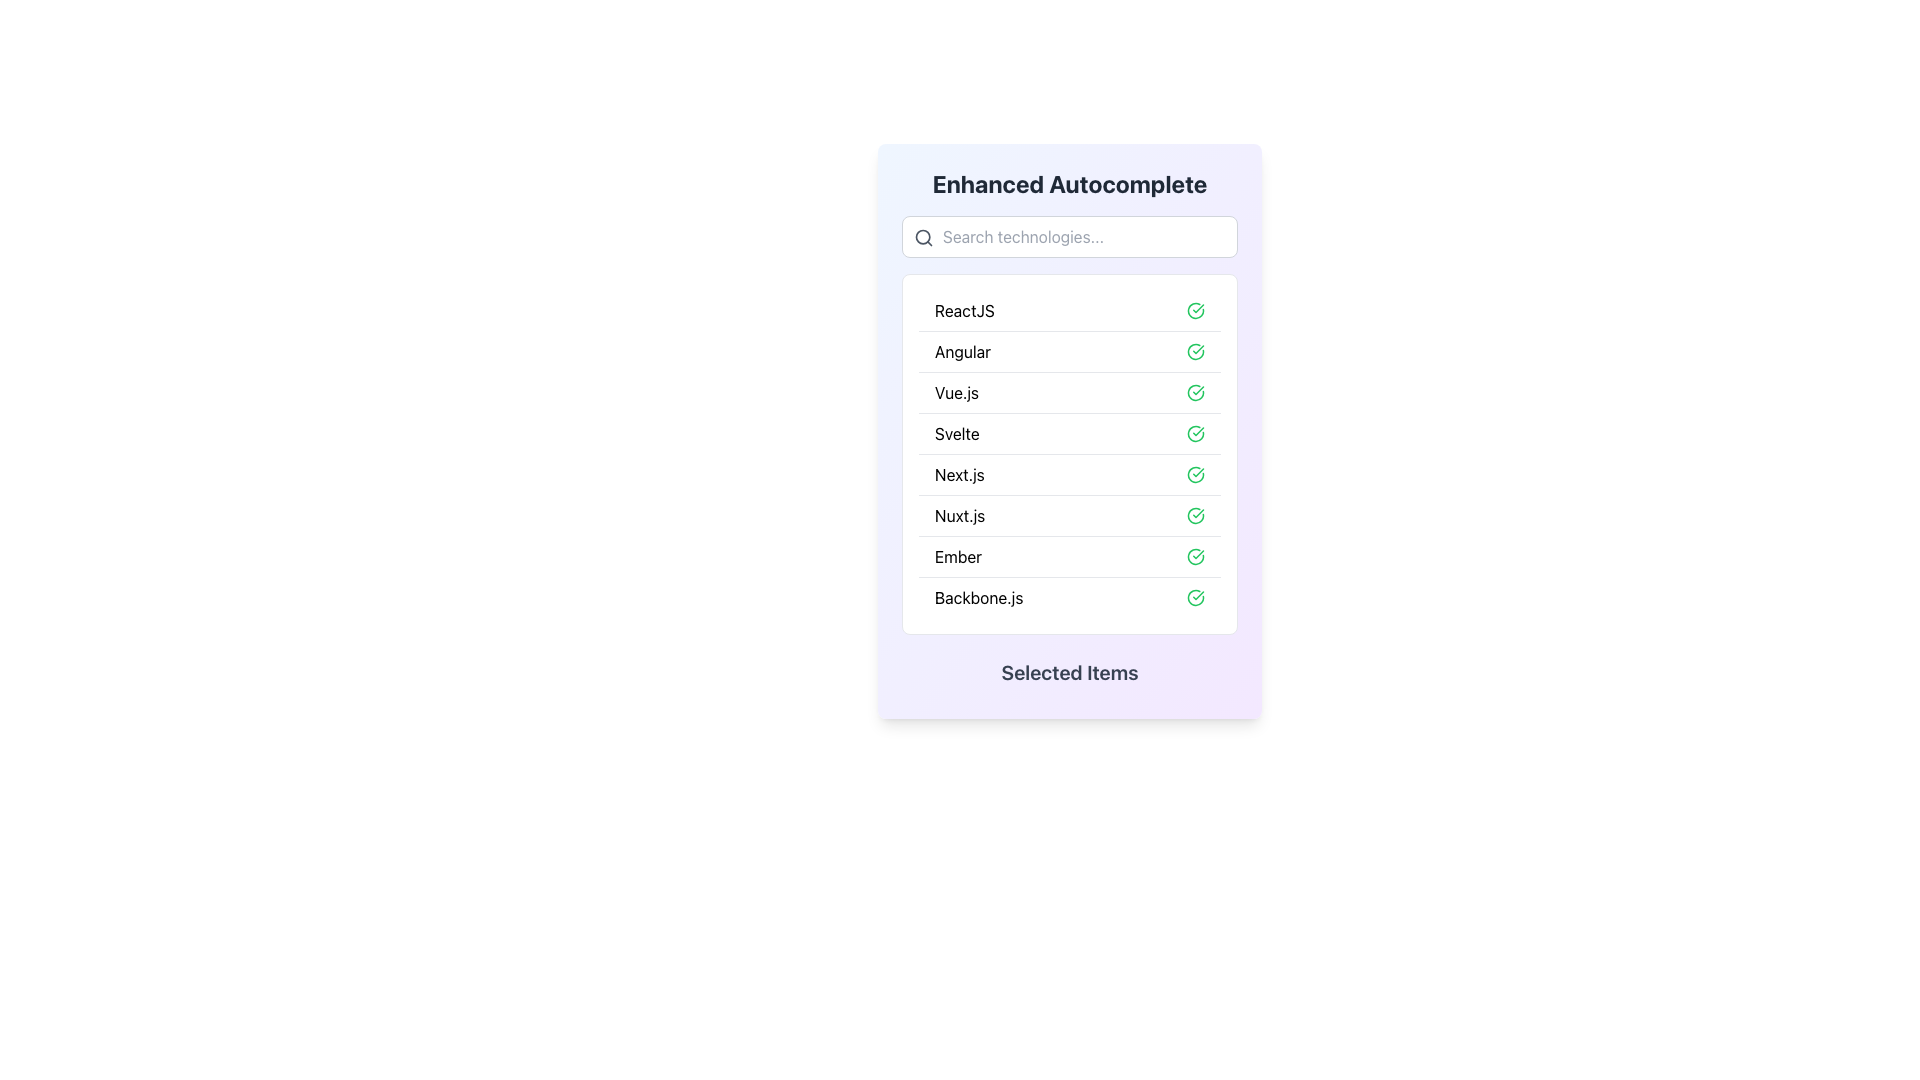  What do you see at coordinates (963, 350) in the screenshot?
I see `the text label displaying 'Angular'` at bounding box center [963, 350].